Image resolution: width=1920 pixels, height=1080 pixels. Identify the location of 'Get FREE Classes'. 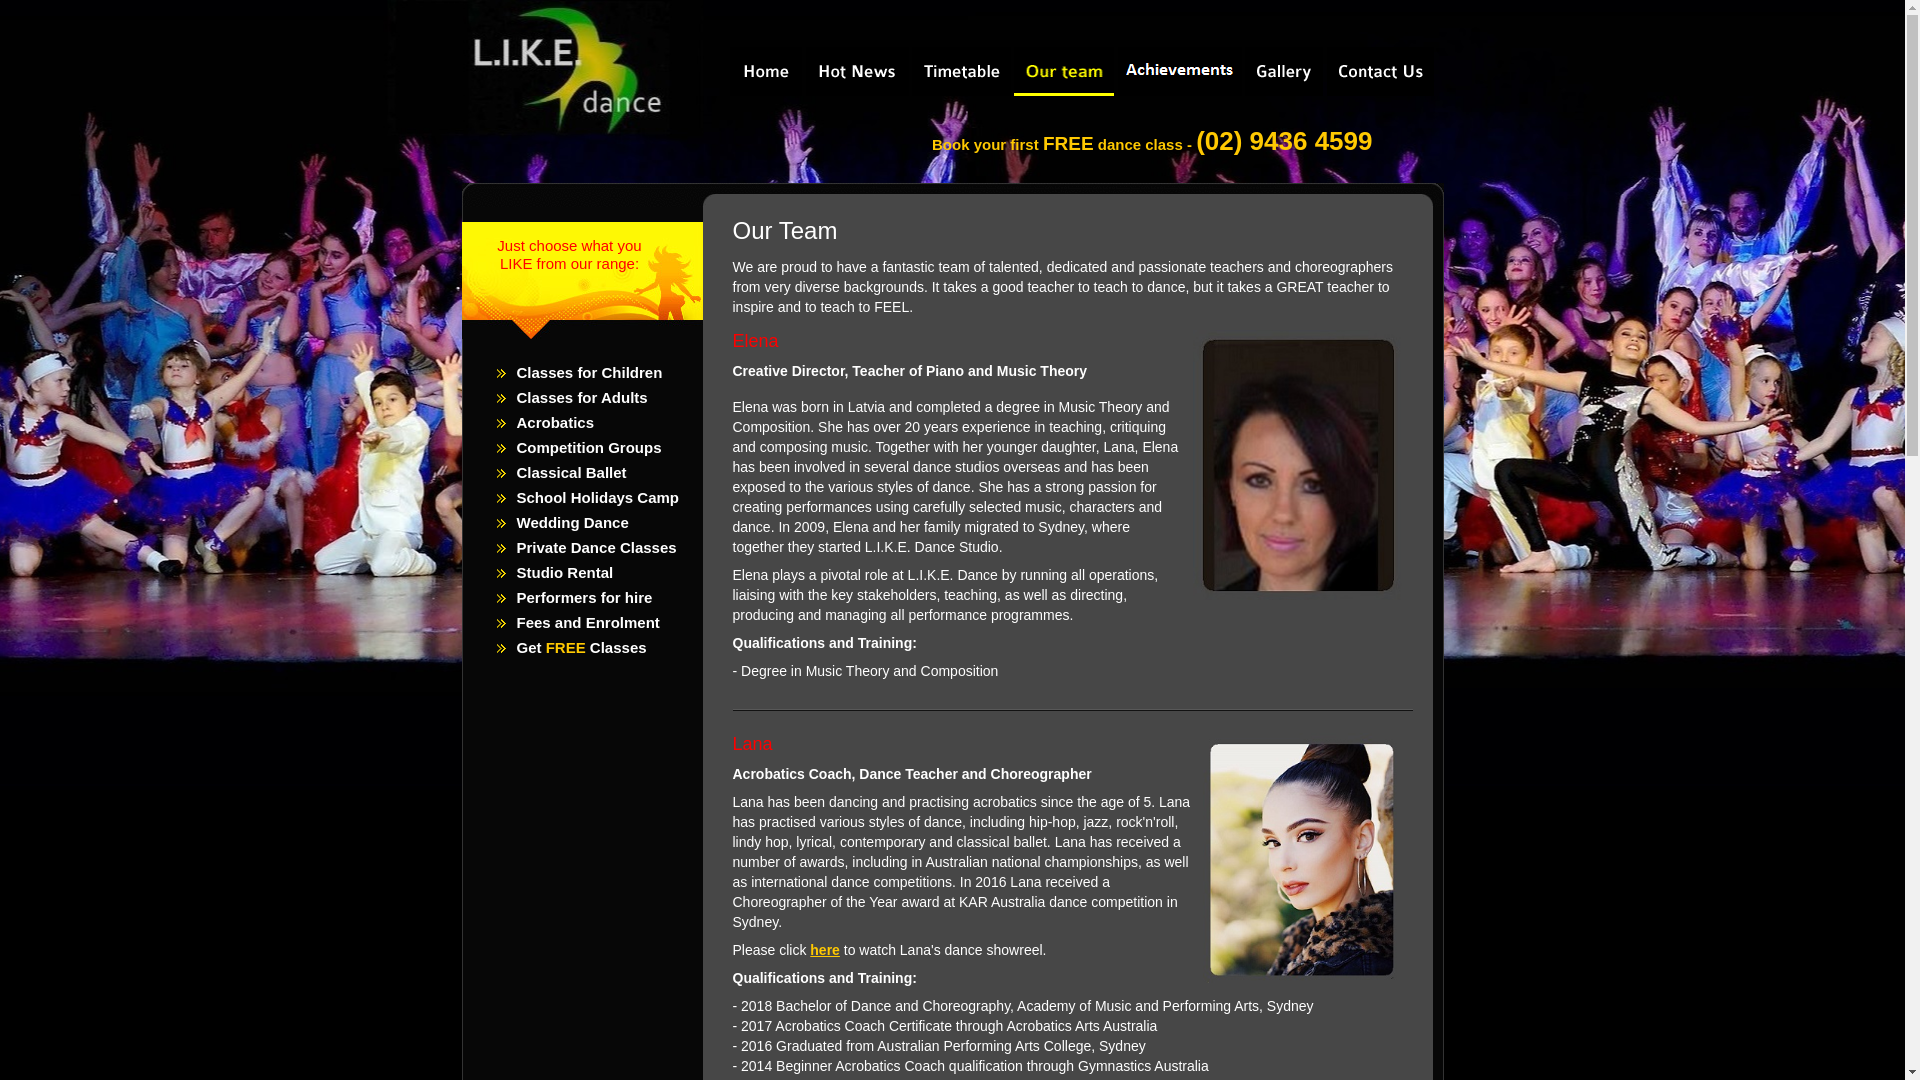
(579, 647).